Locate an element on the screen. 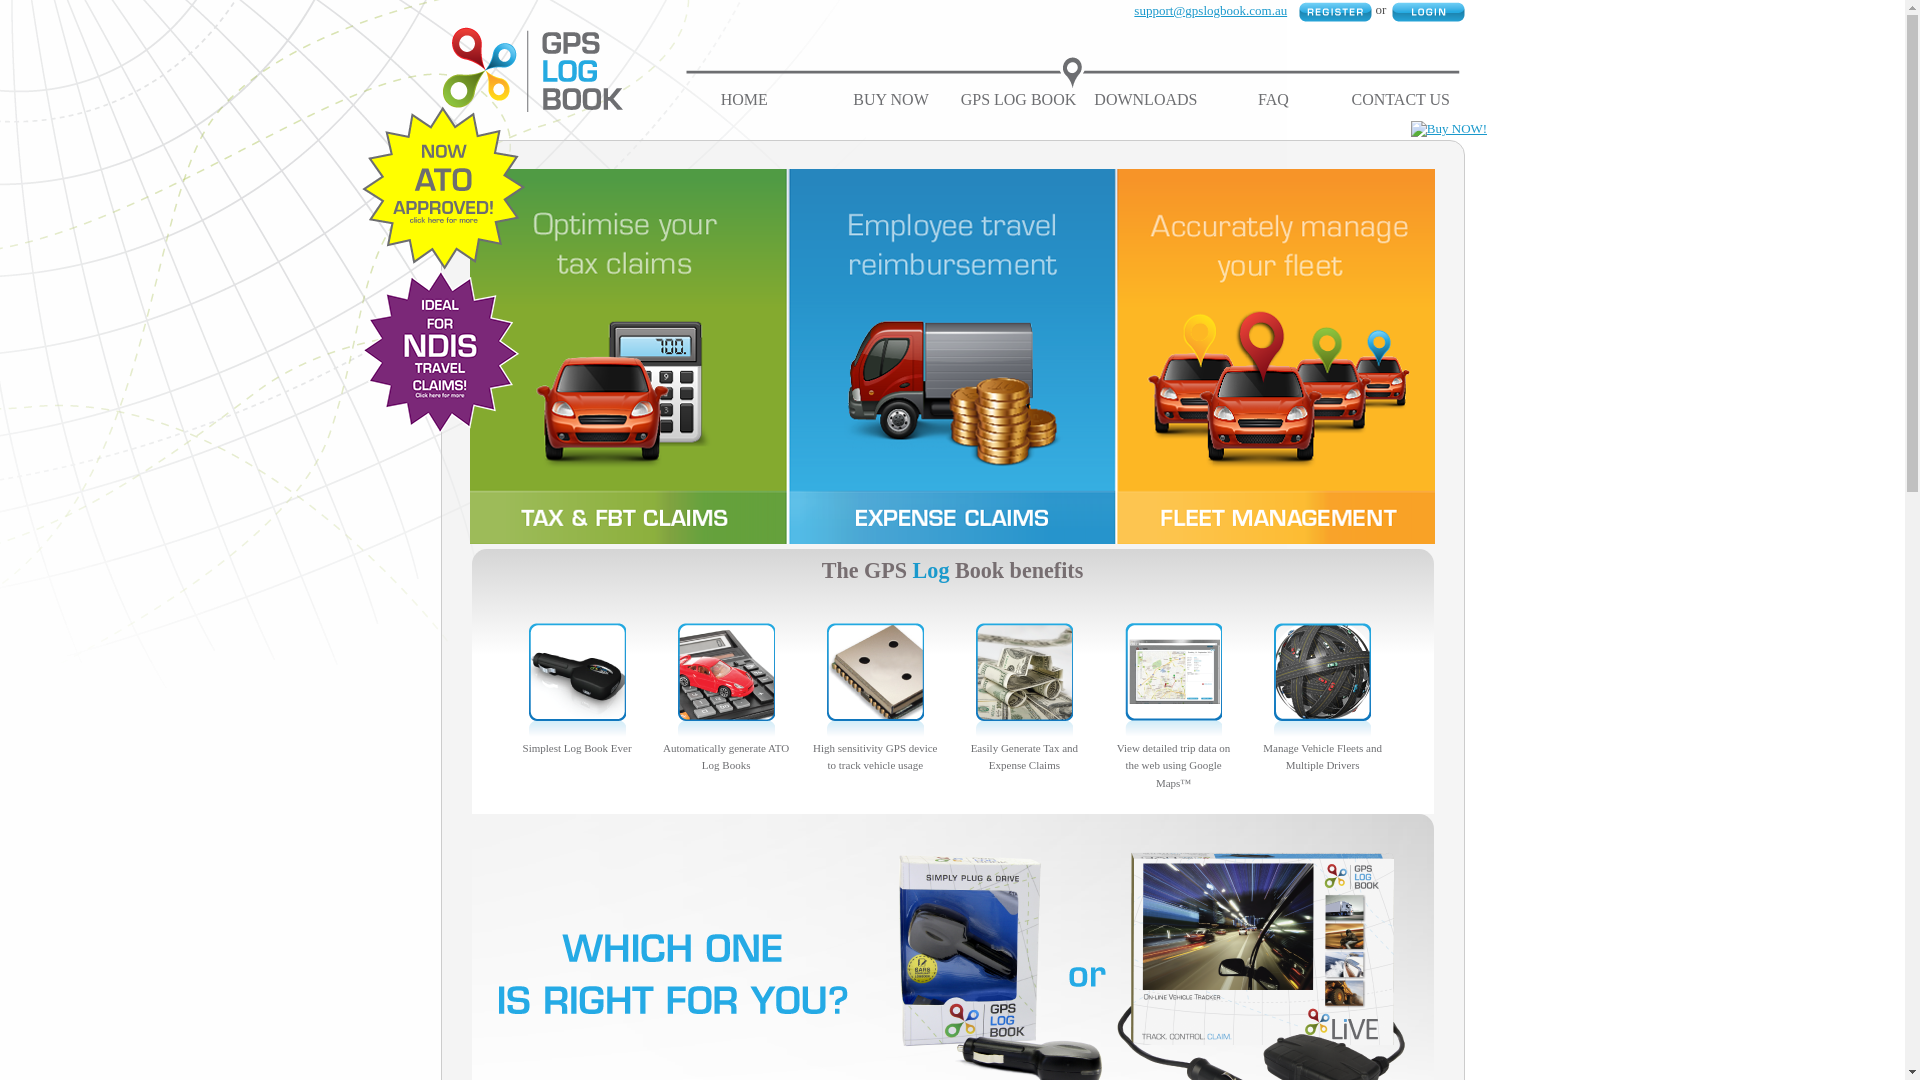  'FAQ' is located at coordinates (1272, 99).